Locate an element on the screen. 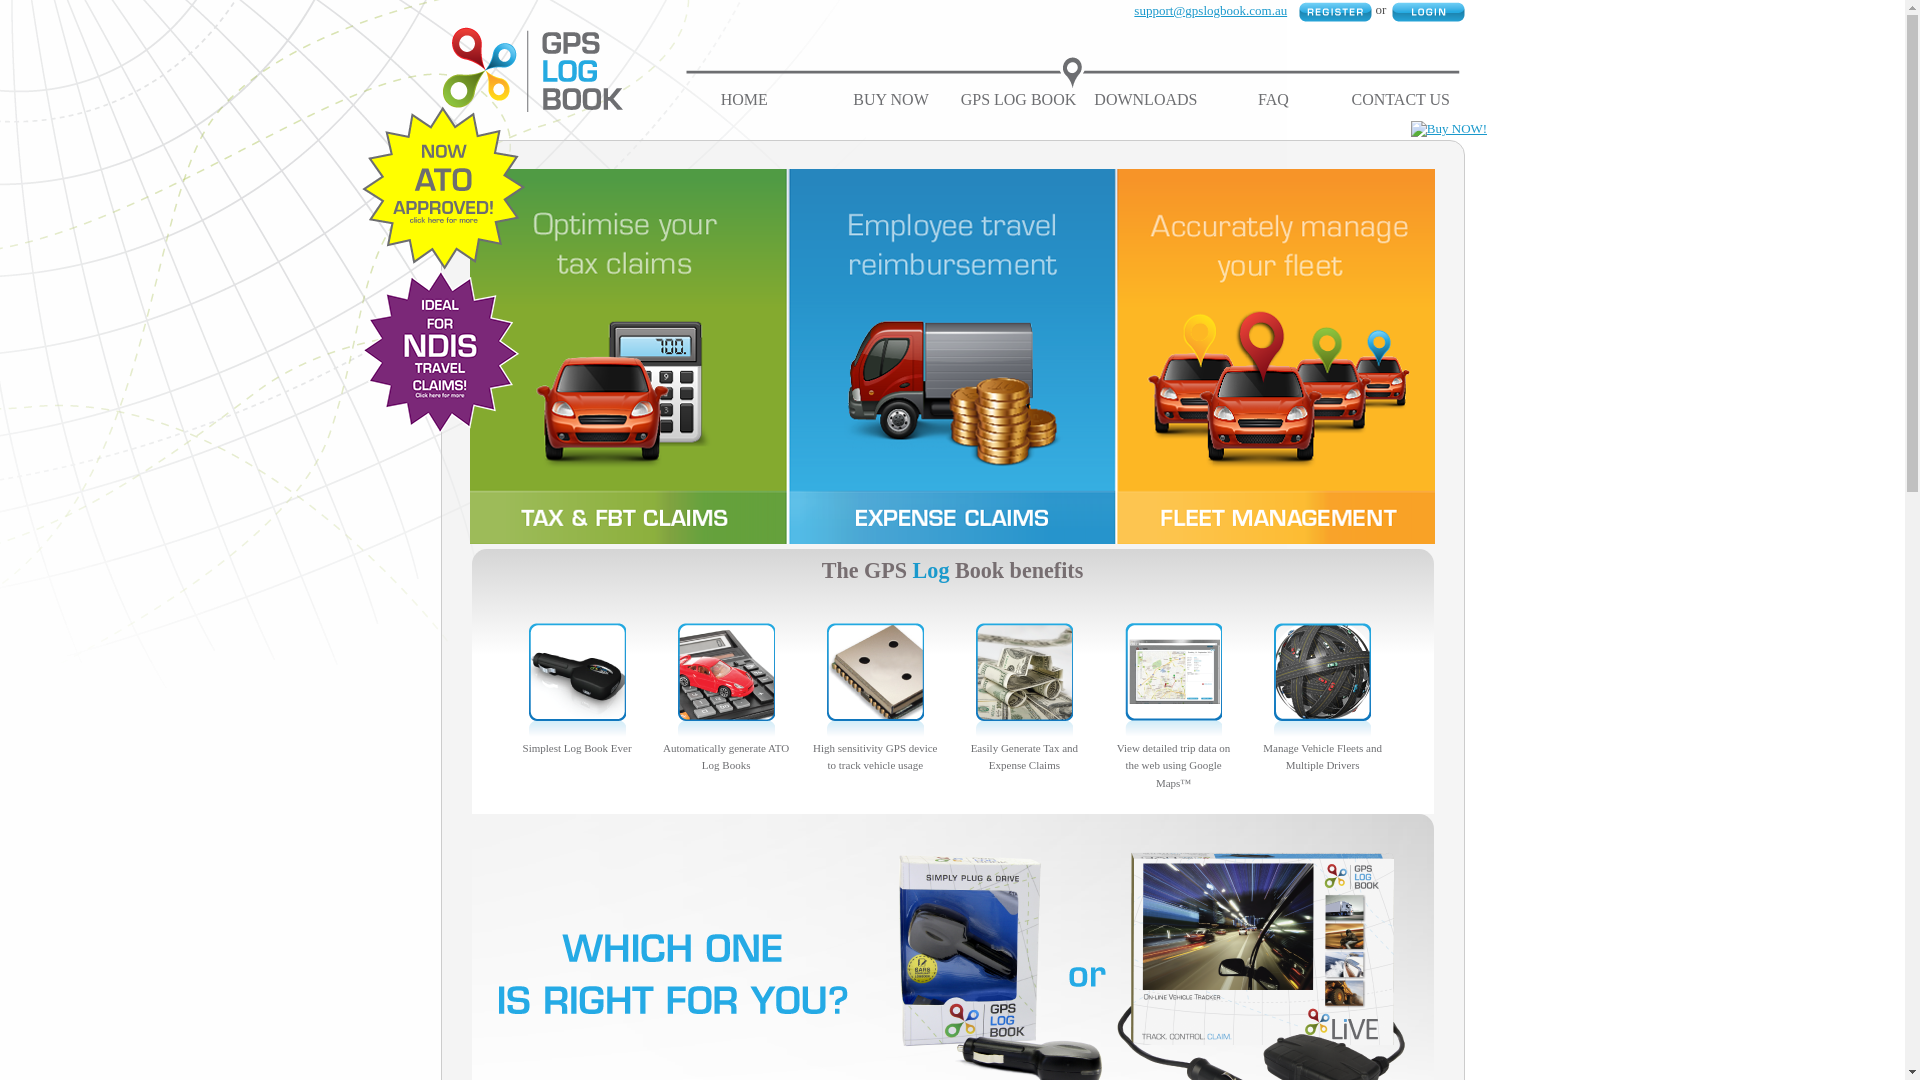  'FAQ' is located at coordinates (1272, 99).